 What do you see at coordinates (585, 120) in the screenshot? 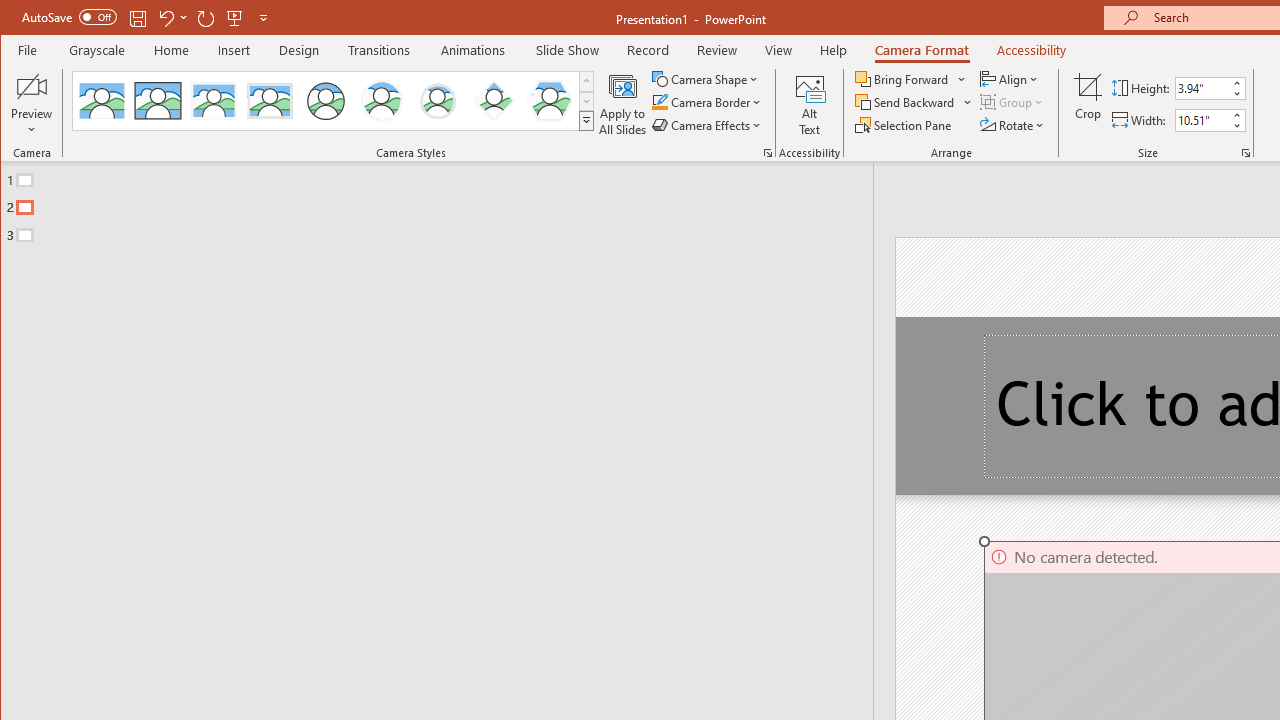
I see `'Class: NetUIImage'` at bounding box center [585, 120].